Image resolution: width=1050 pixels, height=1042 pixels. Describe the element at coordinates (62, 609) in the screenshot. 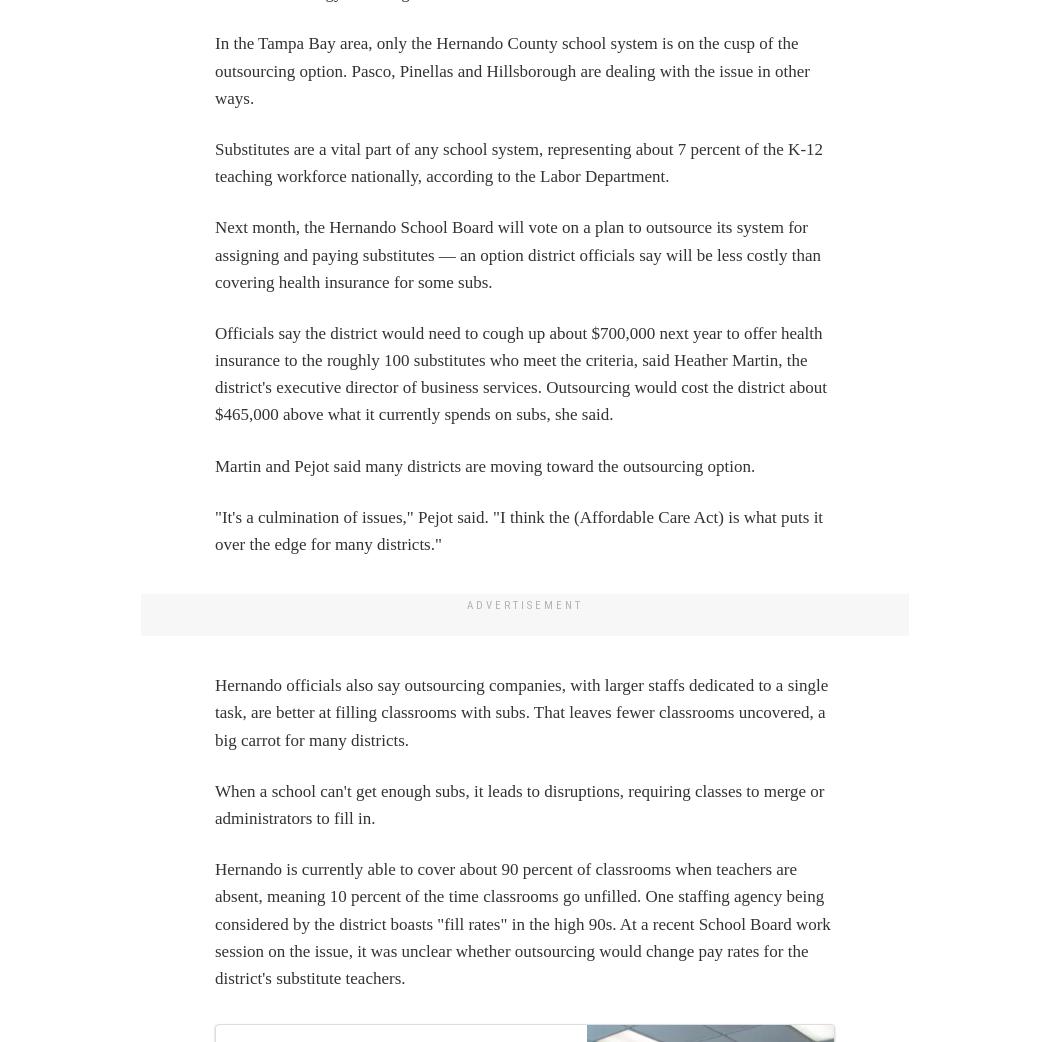

I see `'Help Chat'` at that location.